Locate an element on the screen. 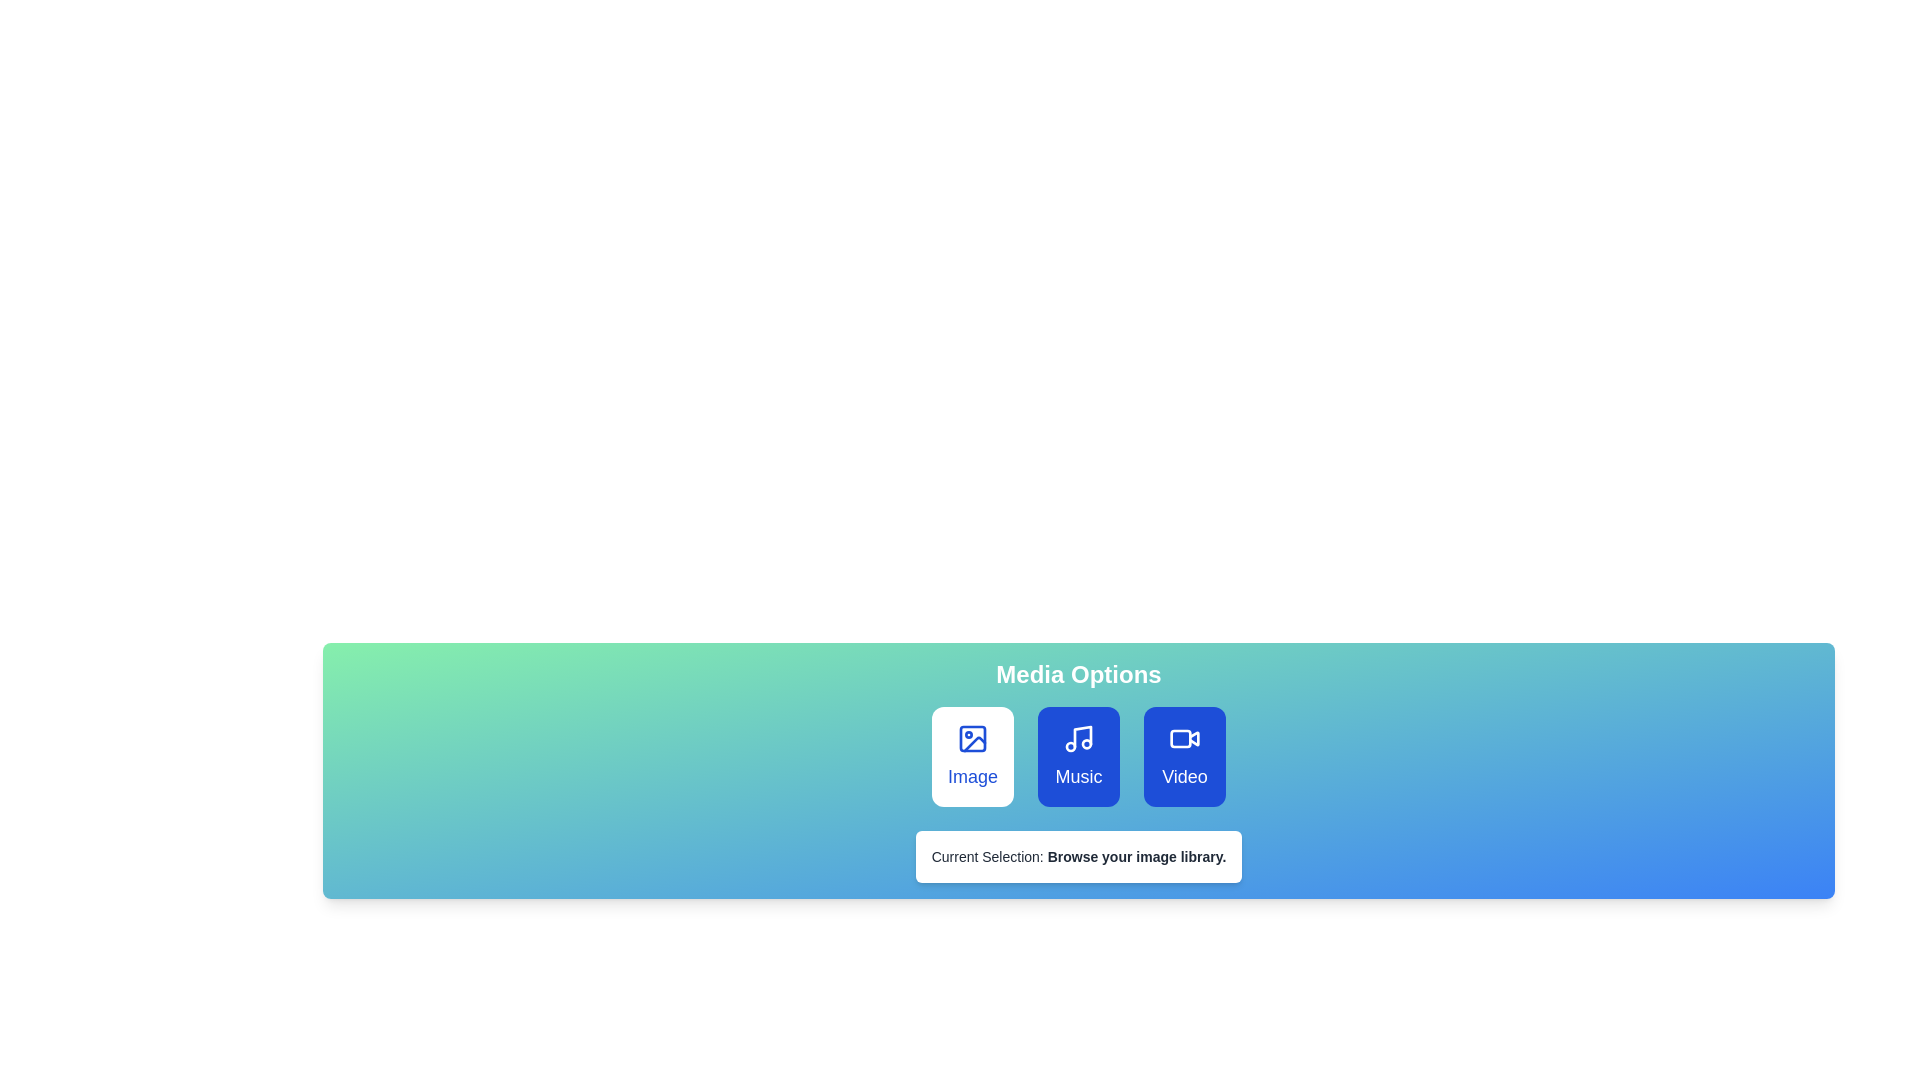 This screenshot has height=1080, width=1920. the 'Music' button with a music note icon, which has a blue background and white text is located at coordinates (1078, 756).